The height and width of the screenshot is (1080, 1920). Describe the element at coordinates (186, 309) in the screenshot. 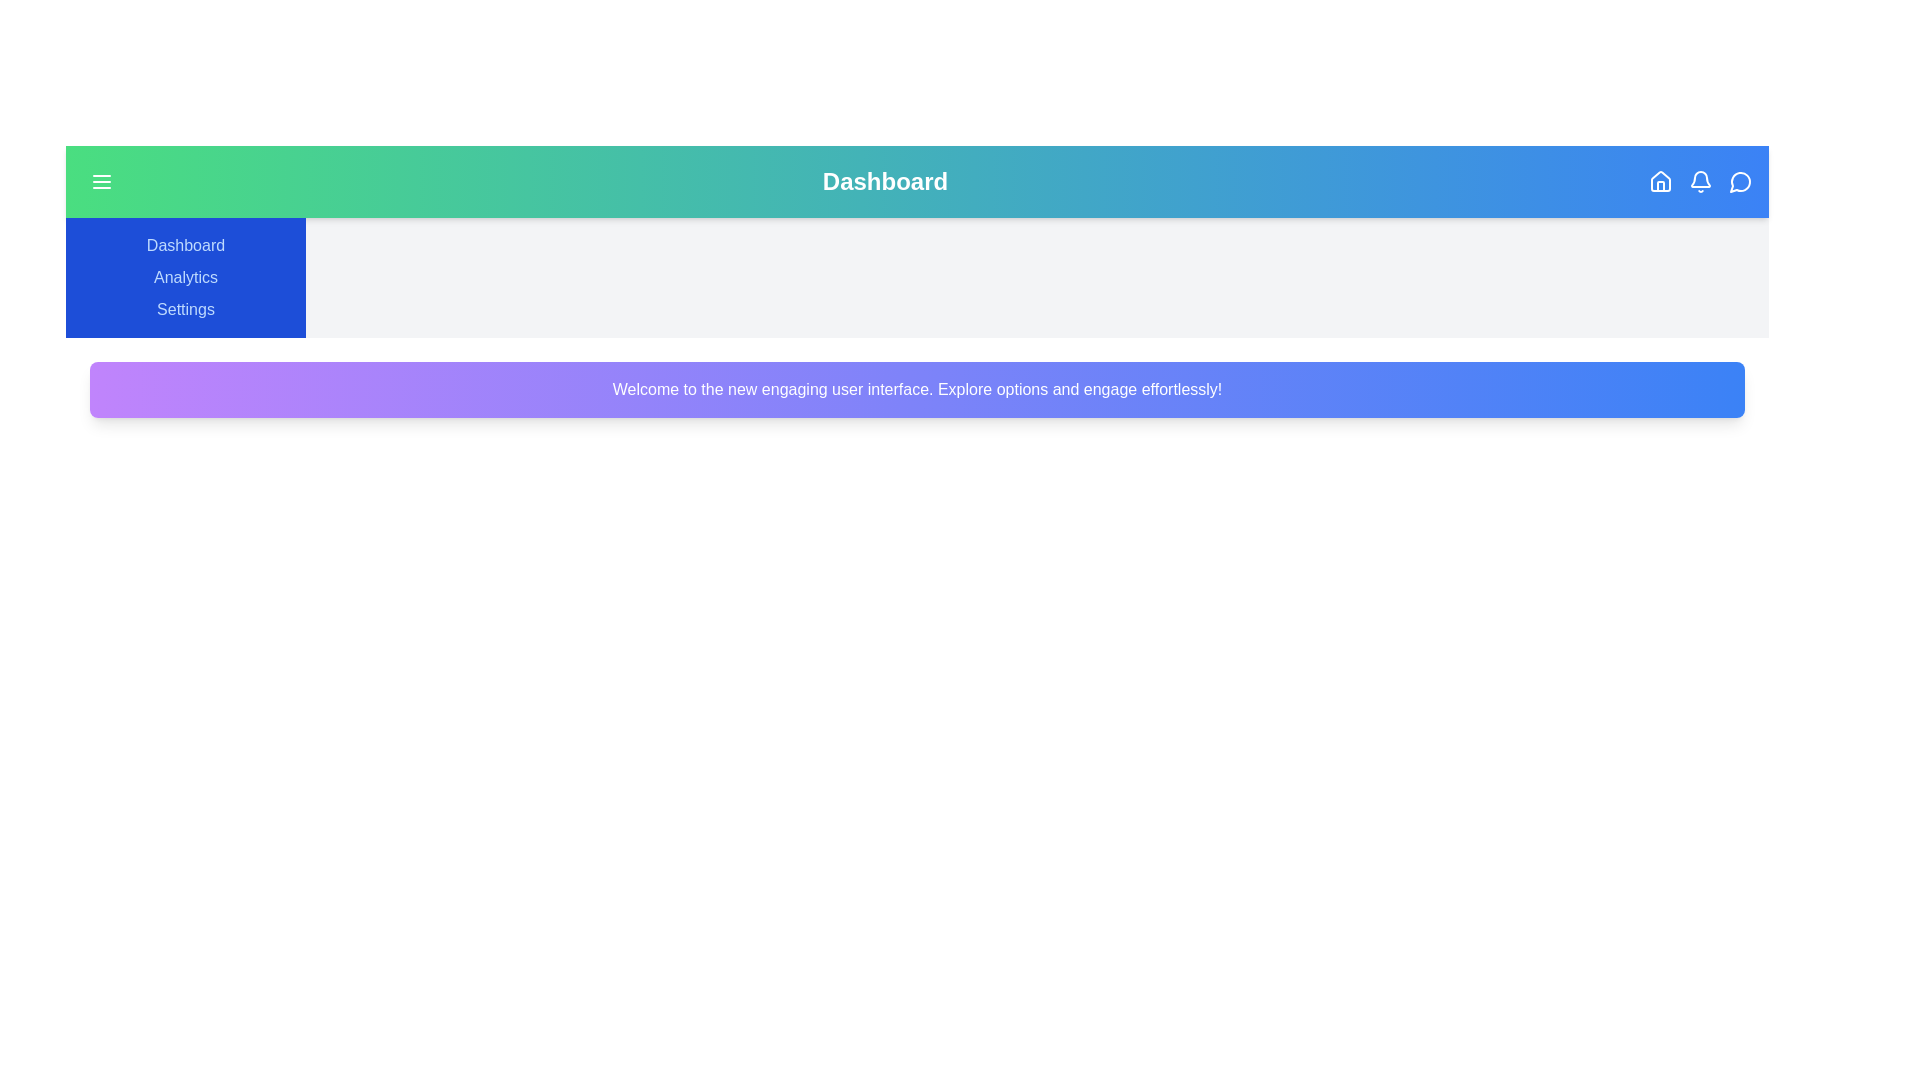

I see `the 'Settings' button in the sidebar` at that location.